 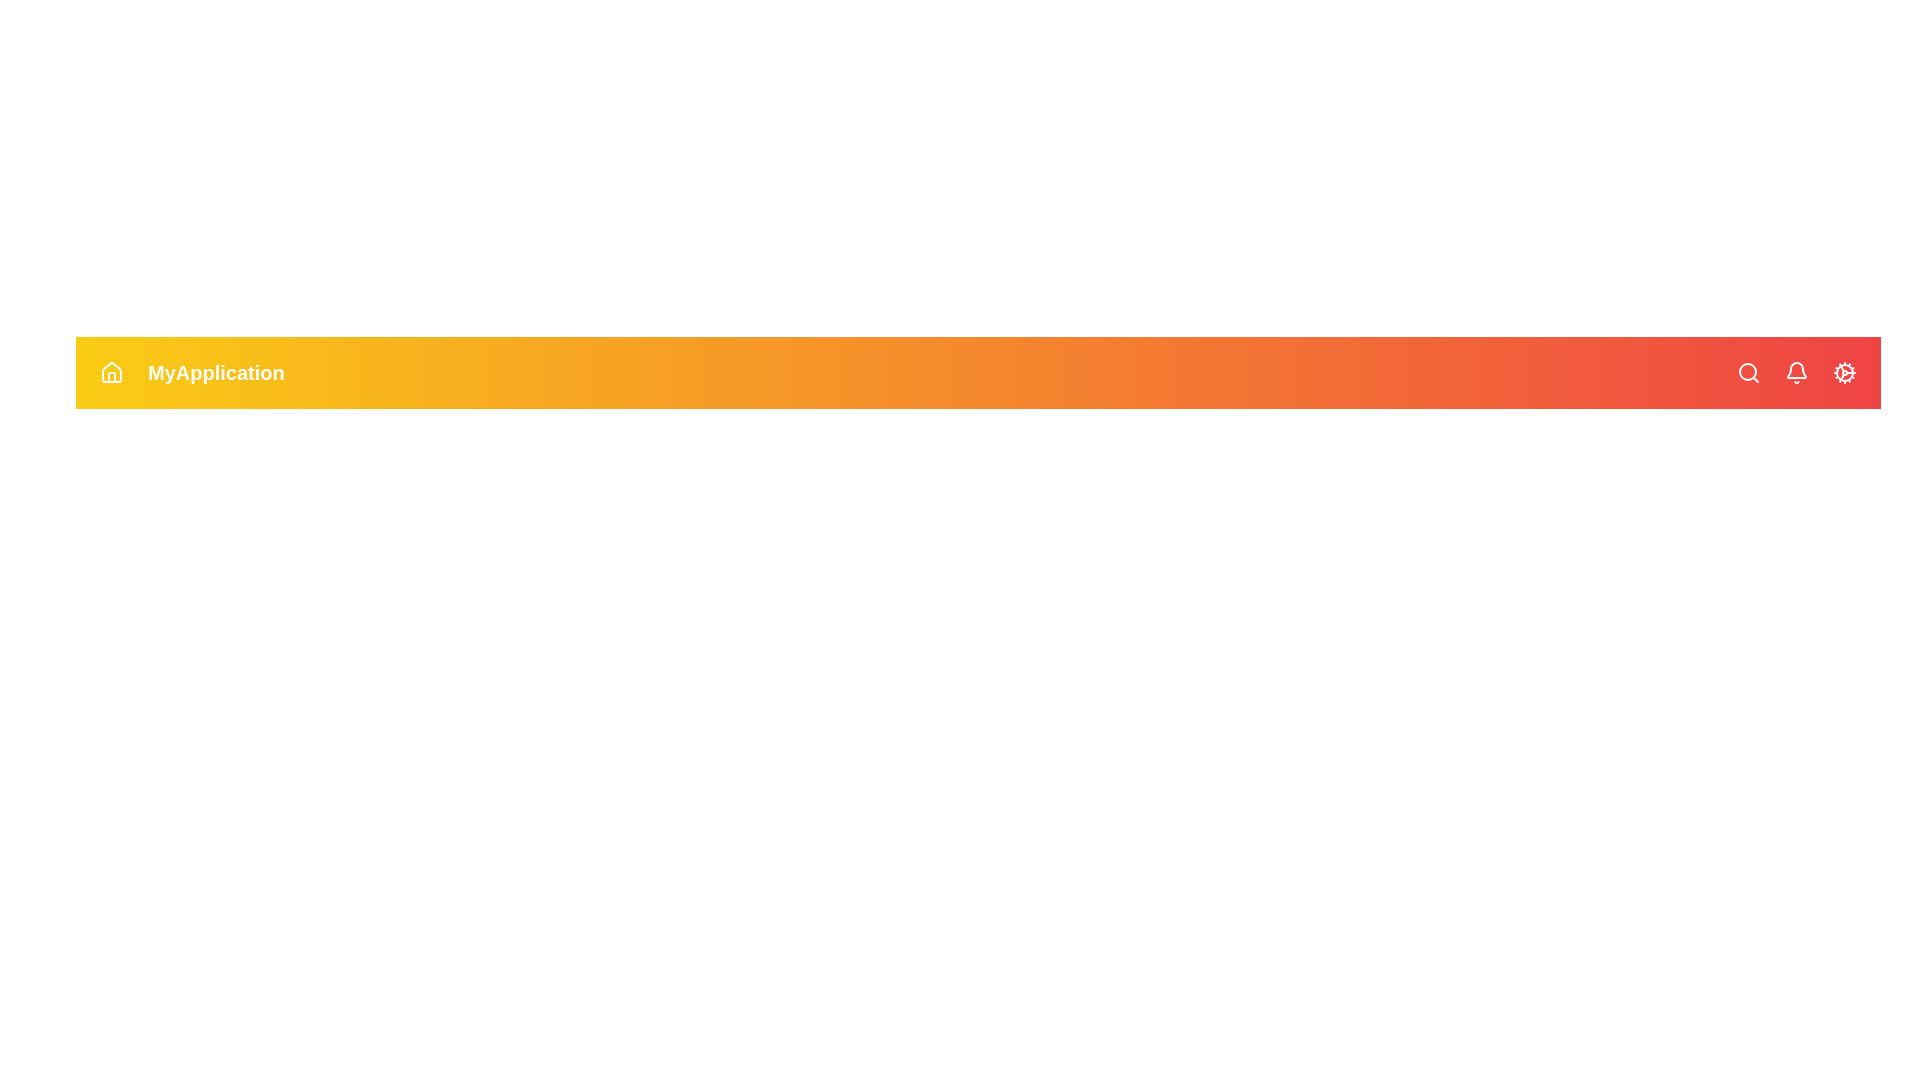 What do you see at coordinates (1843, 373) in the screenshot?
I see `the settings icon button located as the fourth icon from the right in the top navigation bar` at bounding box center [1843, 373].